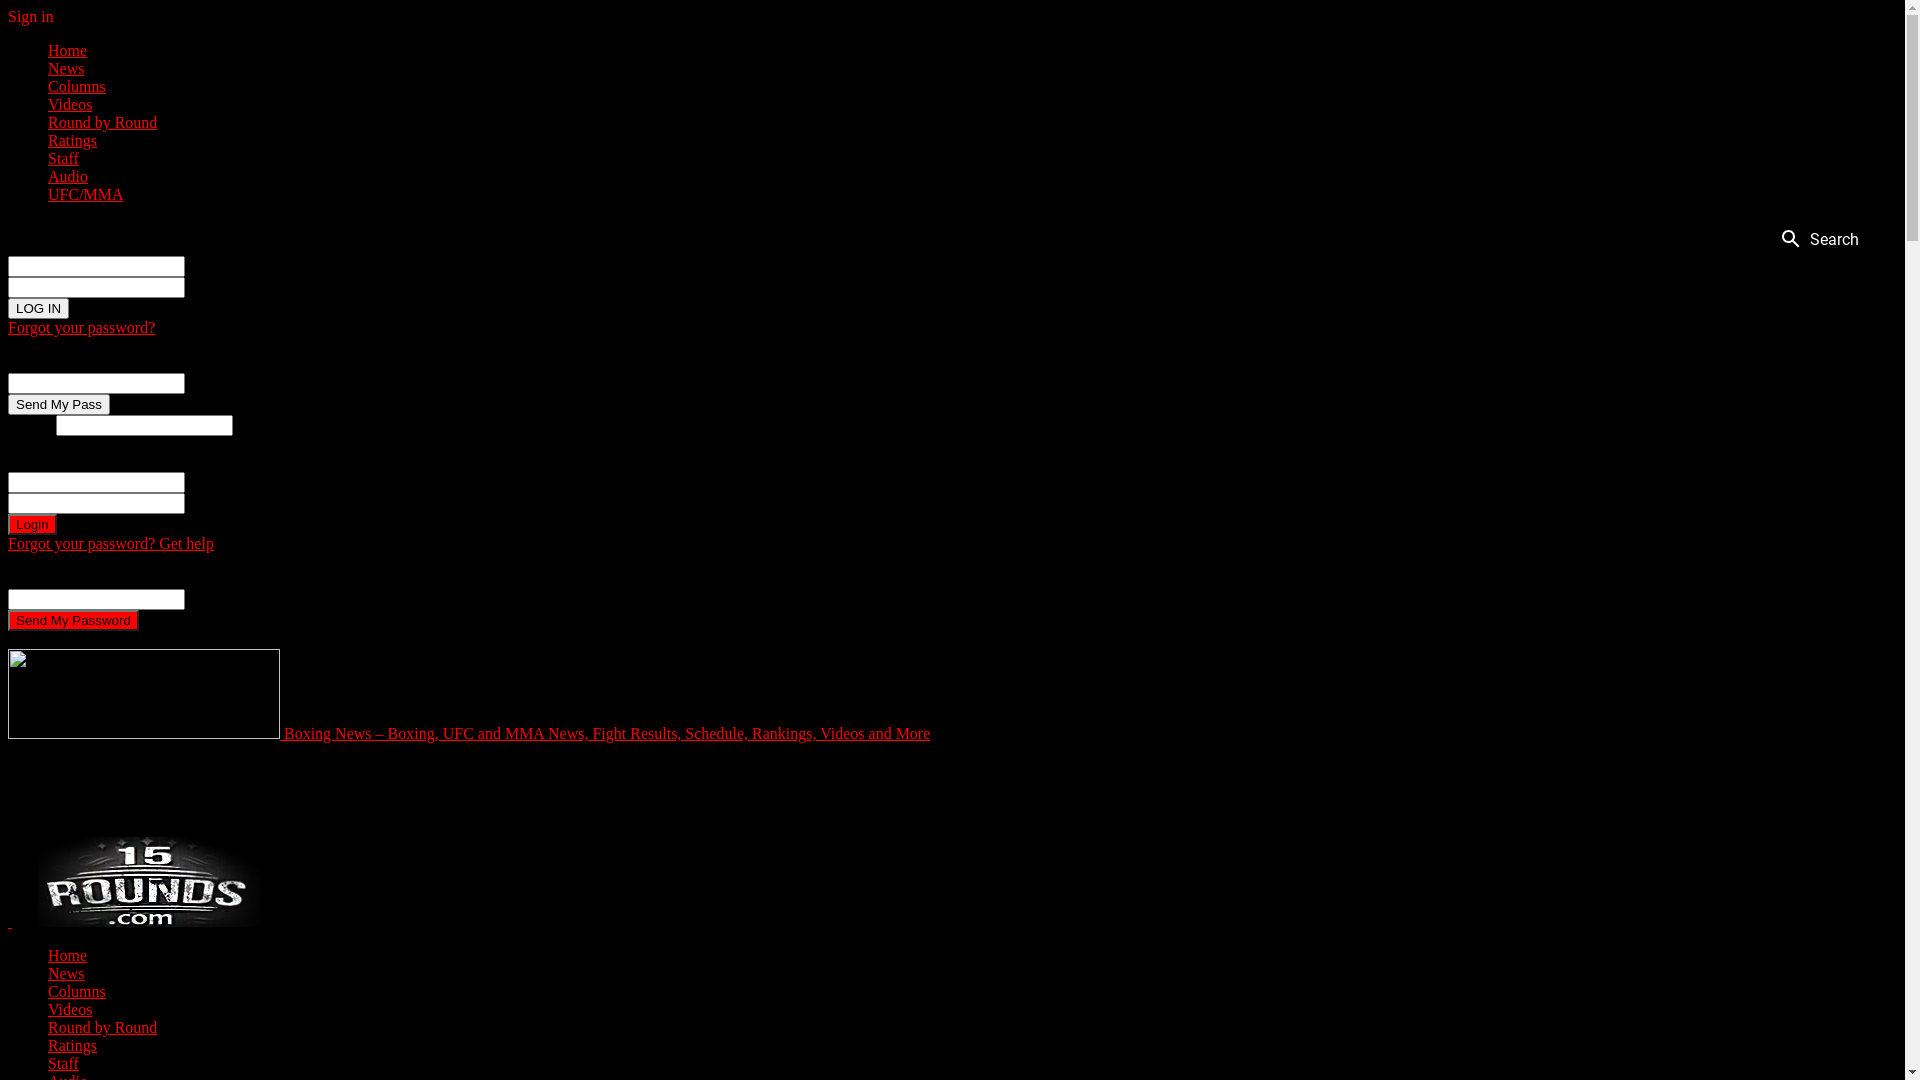 Image resolution: width=1920 pixels, height=1080 pixels. What do you see at coordinates (63, 157) in the screenshot?
I see `'Staff'` at bounding box center [63, 157].